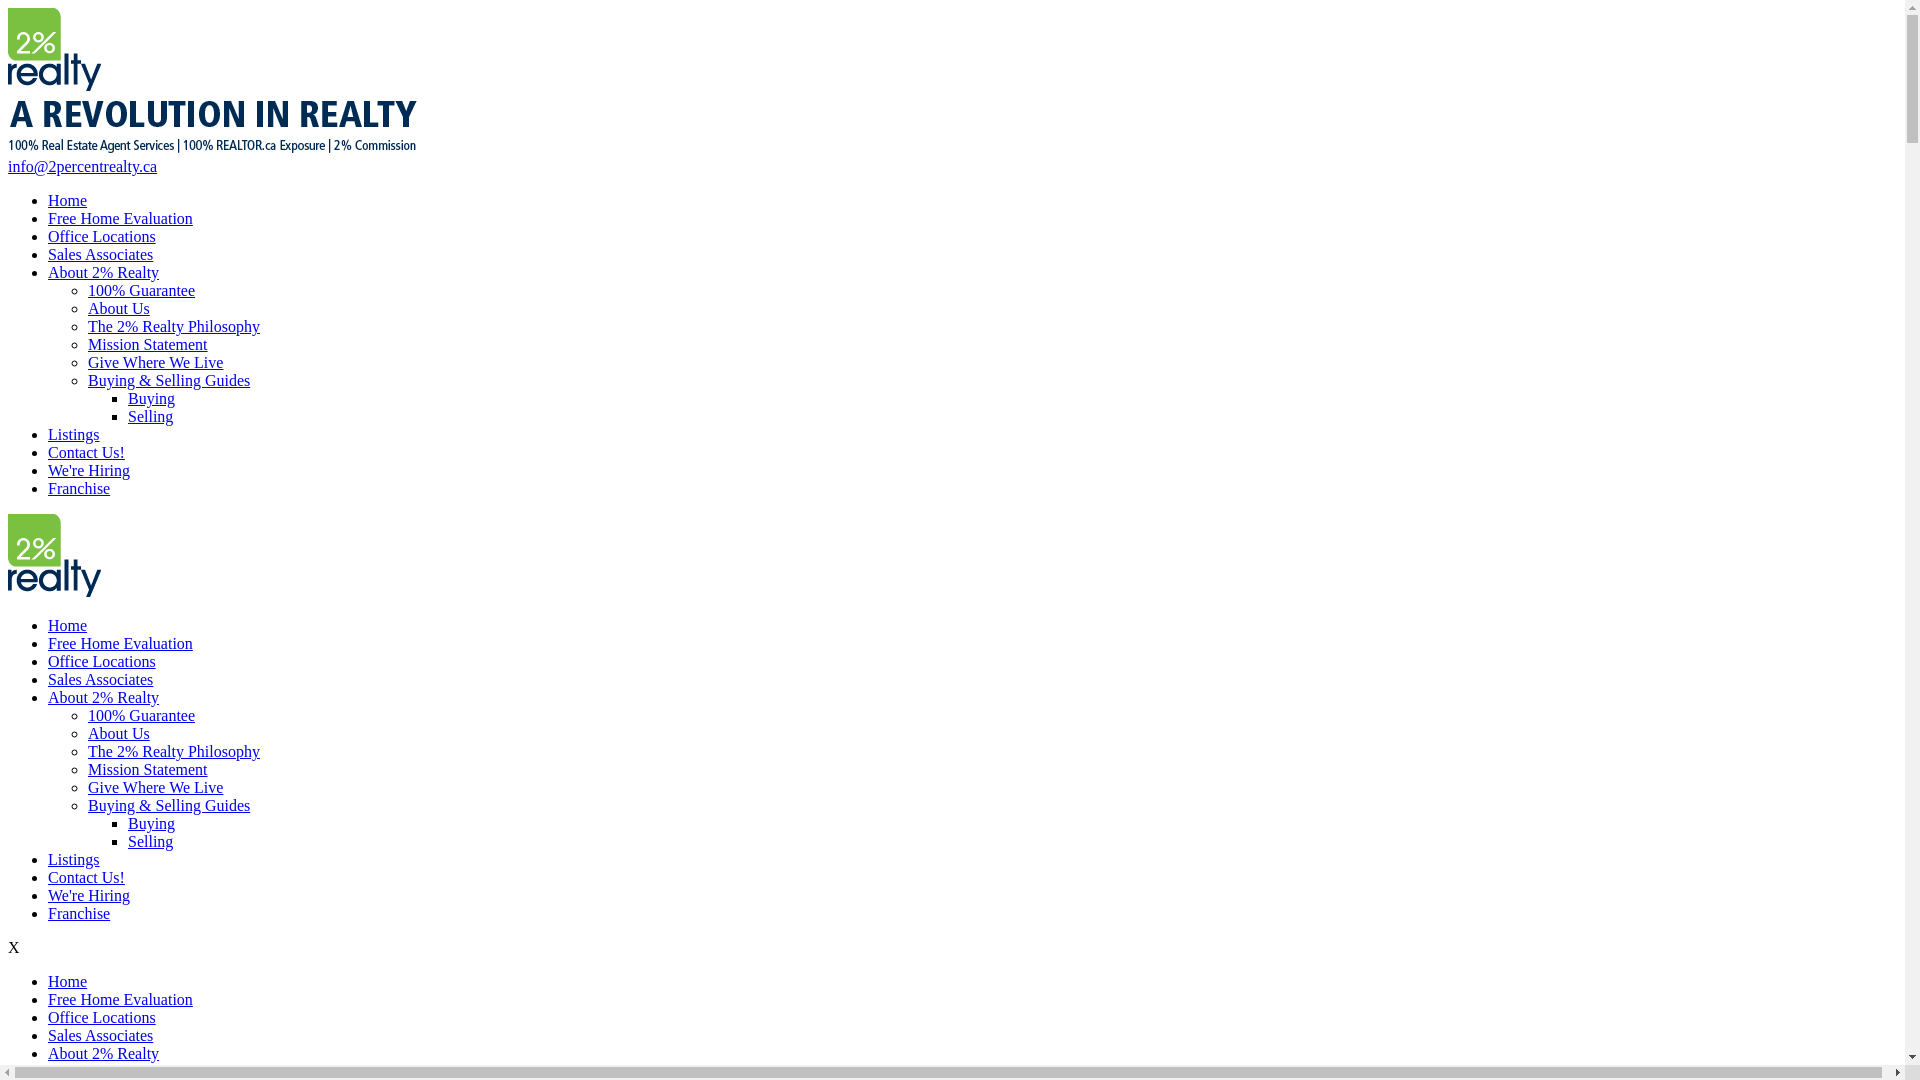  I want to click on 'Sales Associates', so click(99, 678).